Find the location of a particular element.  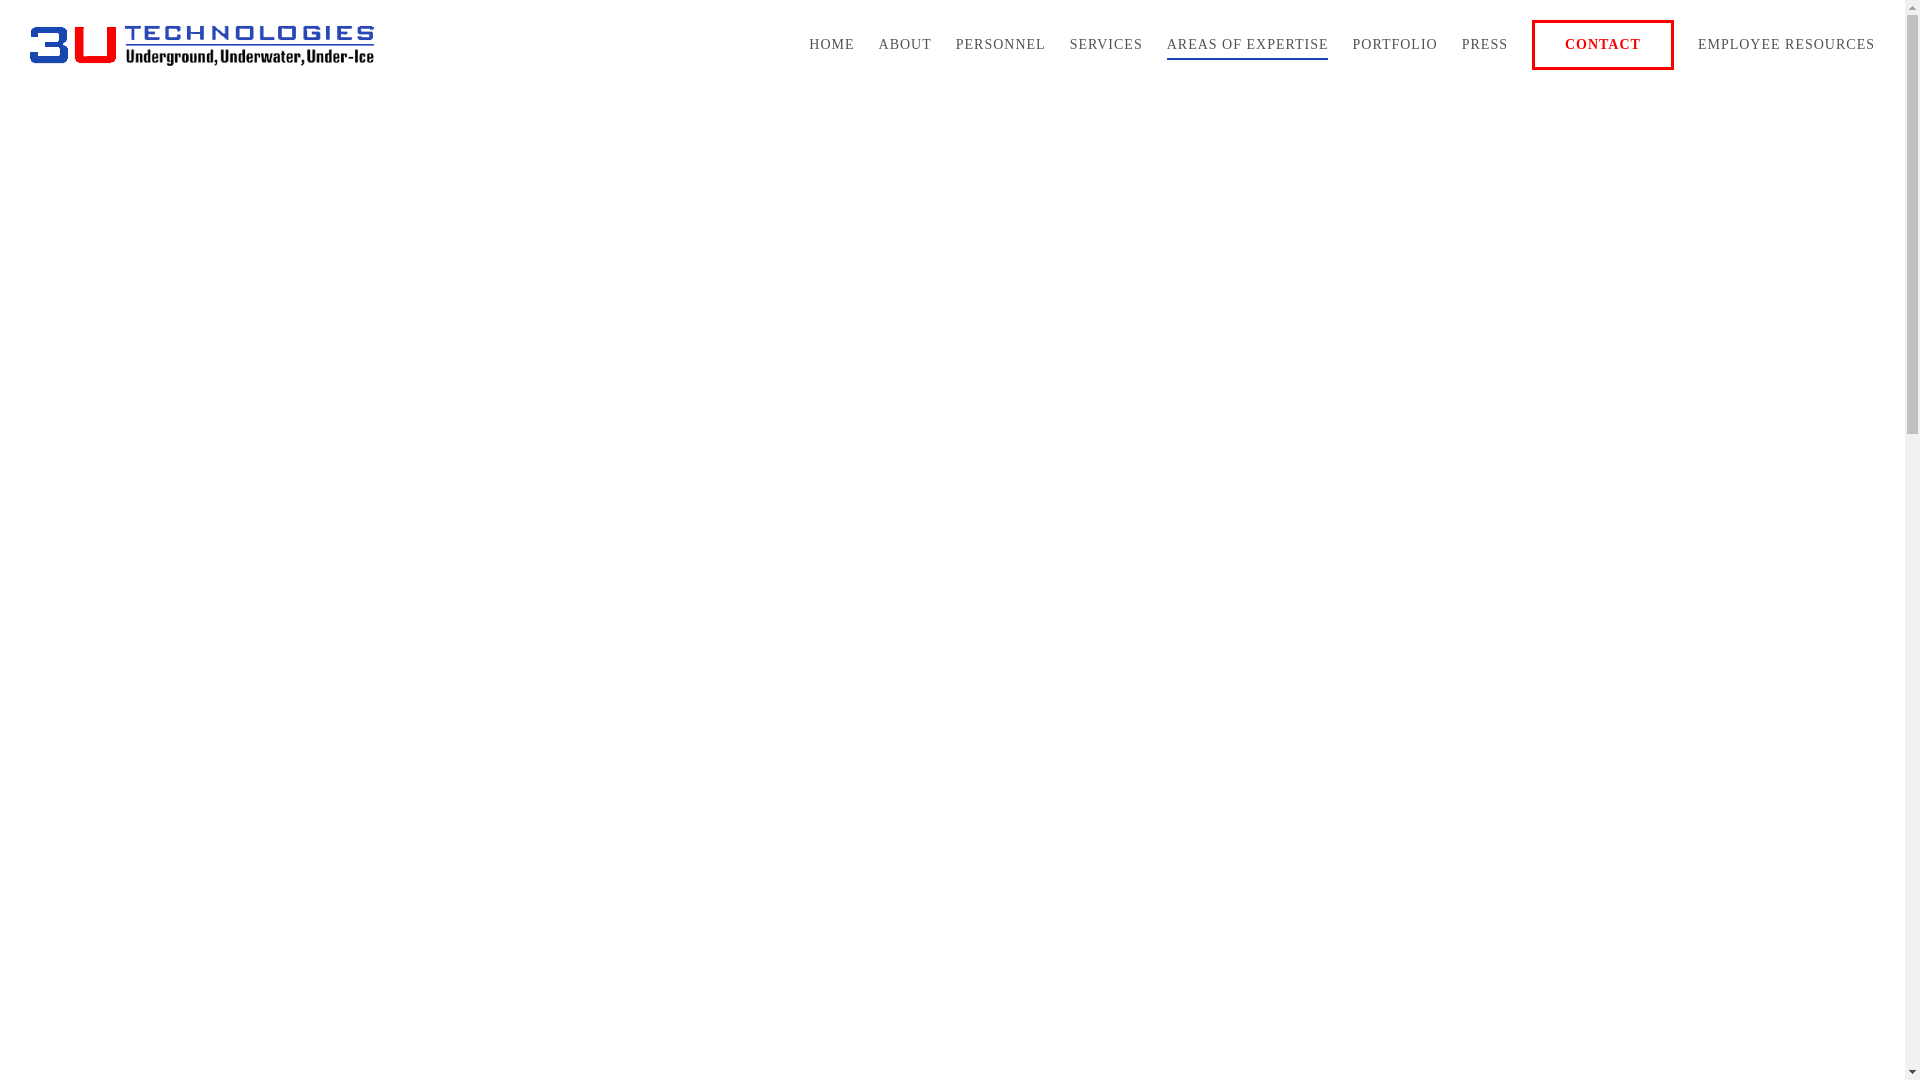

'PRESS' is located at coordinates (1484, 45).